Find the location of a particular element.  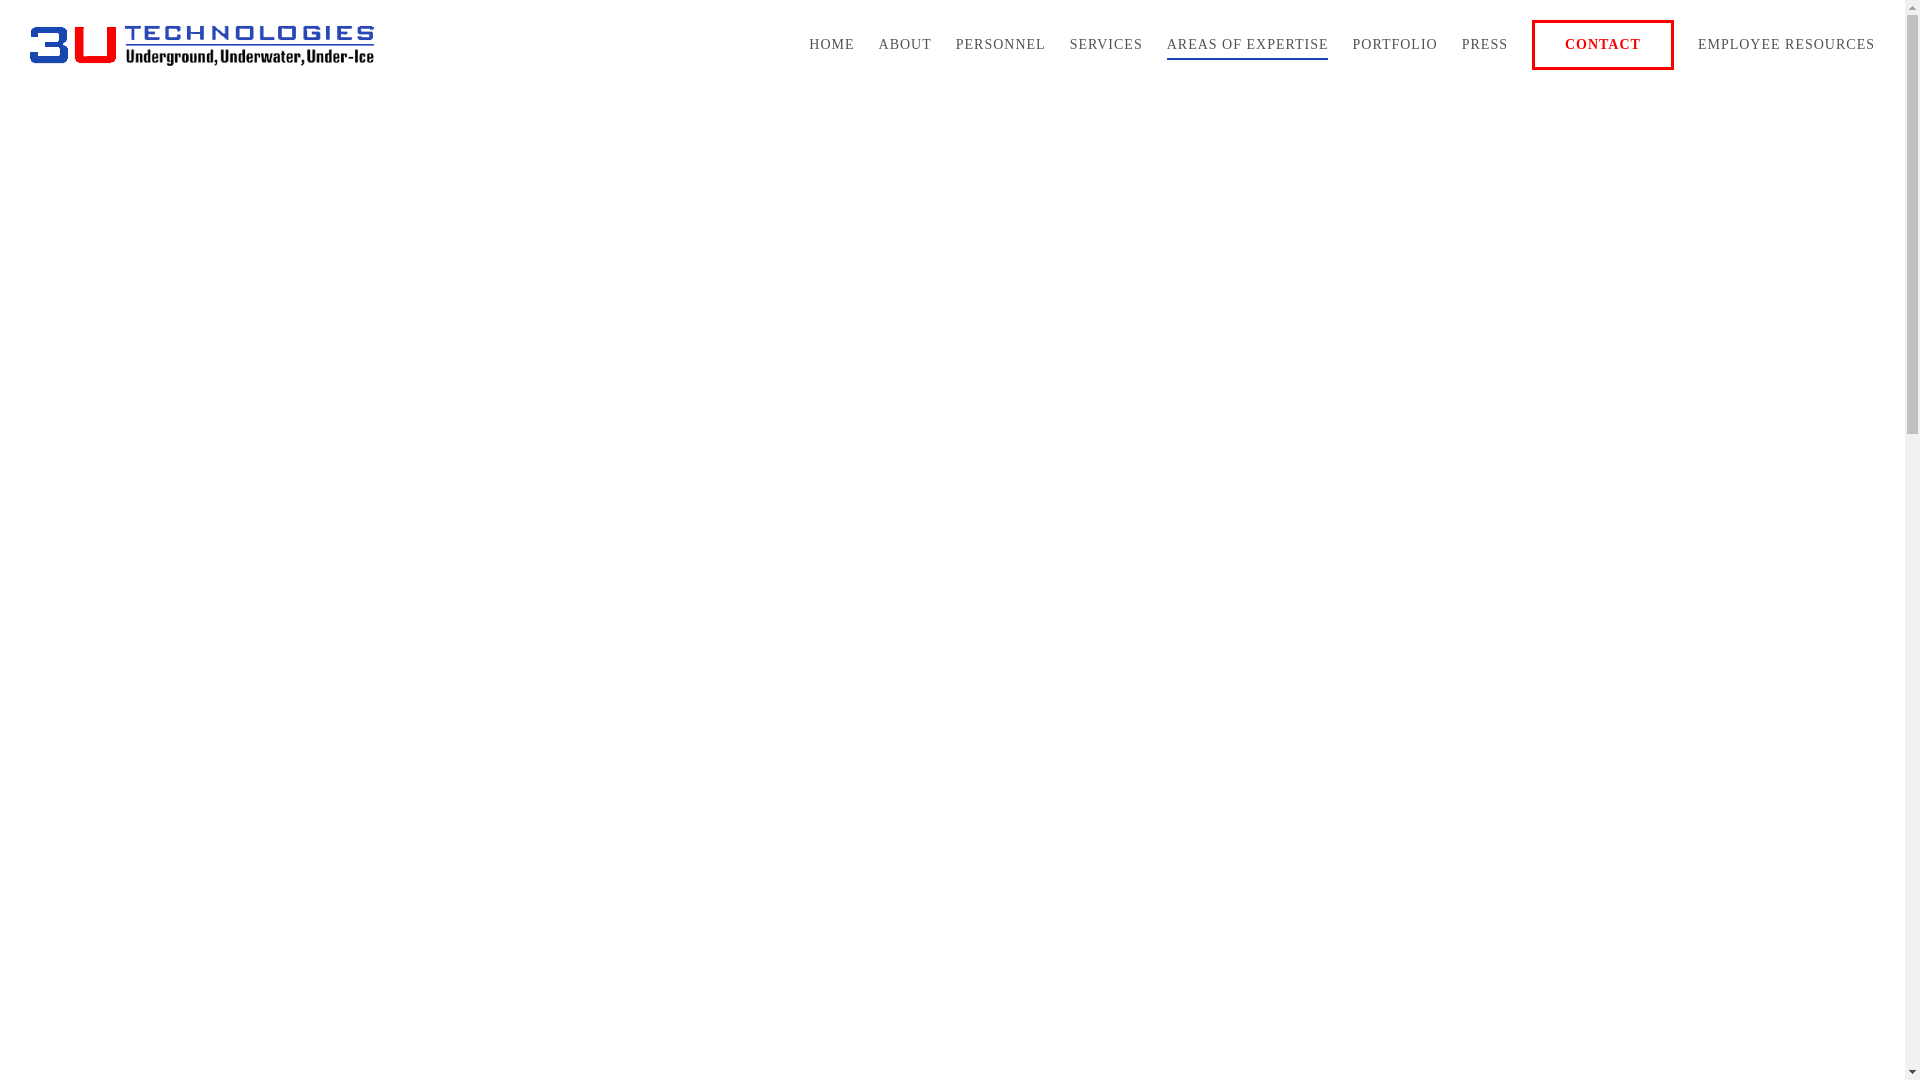

'PRESS' is located at coordinates (1484, 45).